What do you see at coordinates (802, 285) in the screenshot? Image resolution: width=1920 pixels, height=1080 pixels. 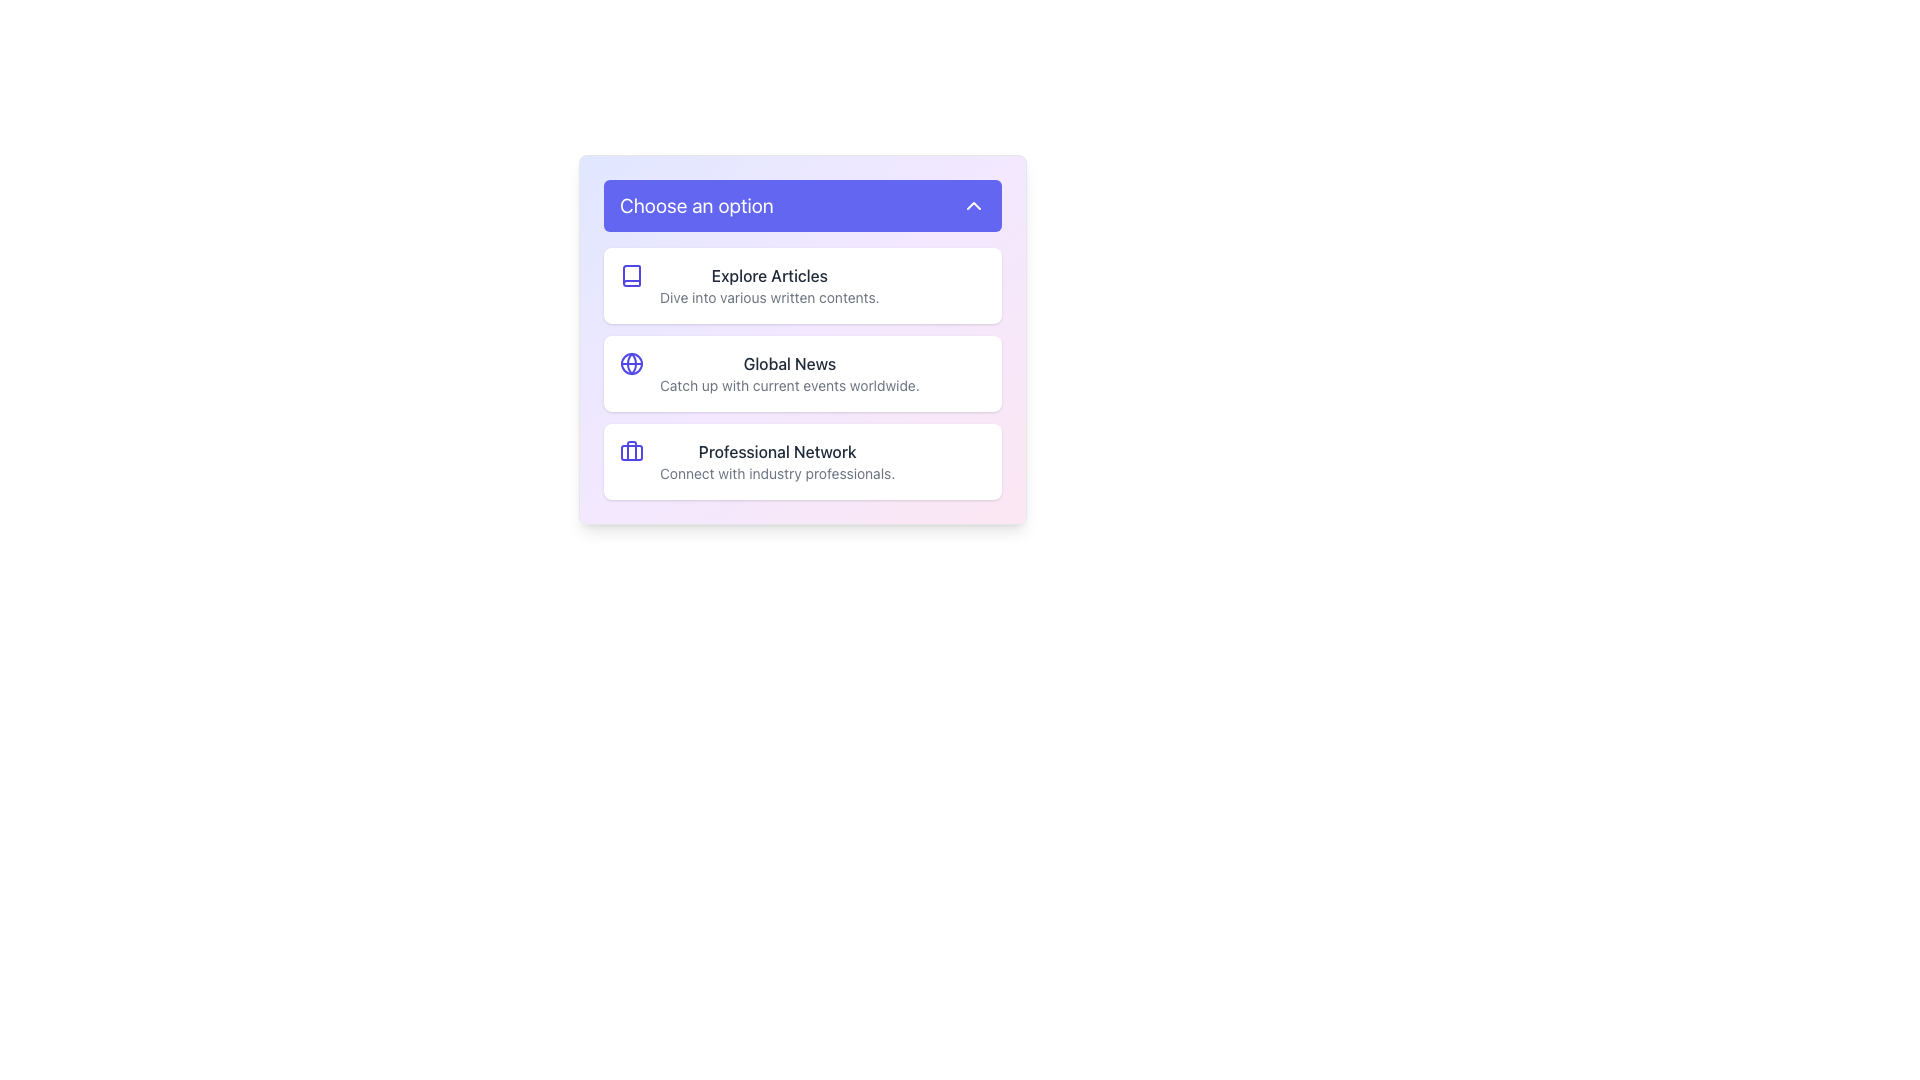 I see `the selectable list item titled 'Explore Articles'` at bounding box center [802, 285].